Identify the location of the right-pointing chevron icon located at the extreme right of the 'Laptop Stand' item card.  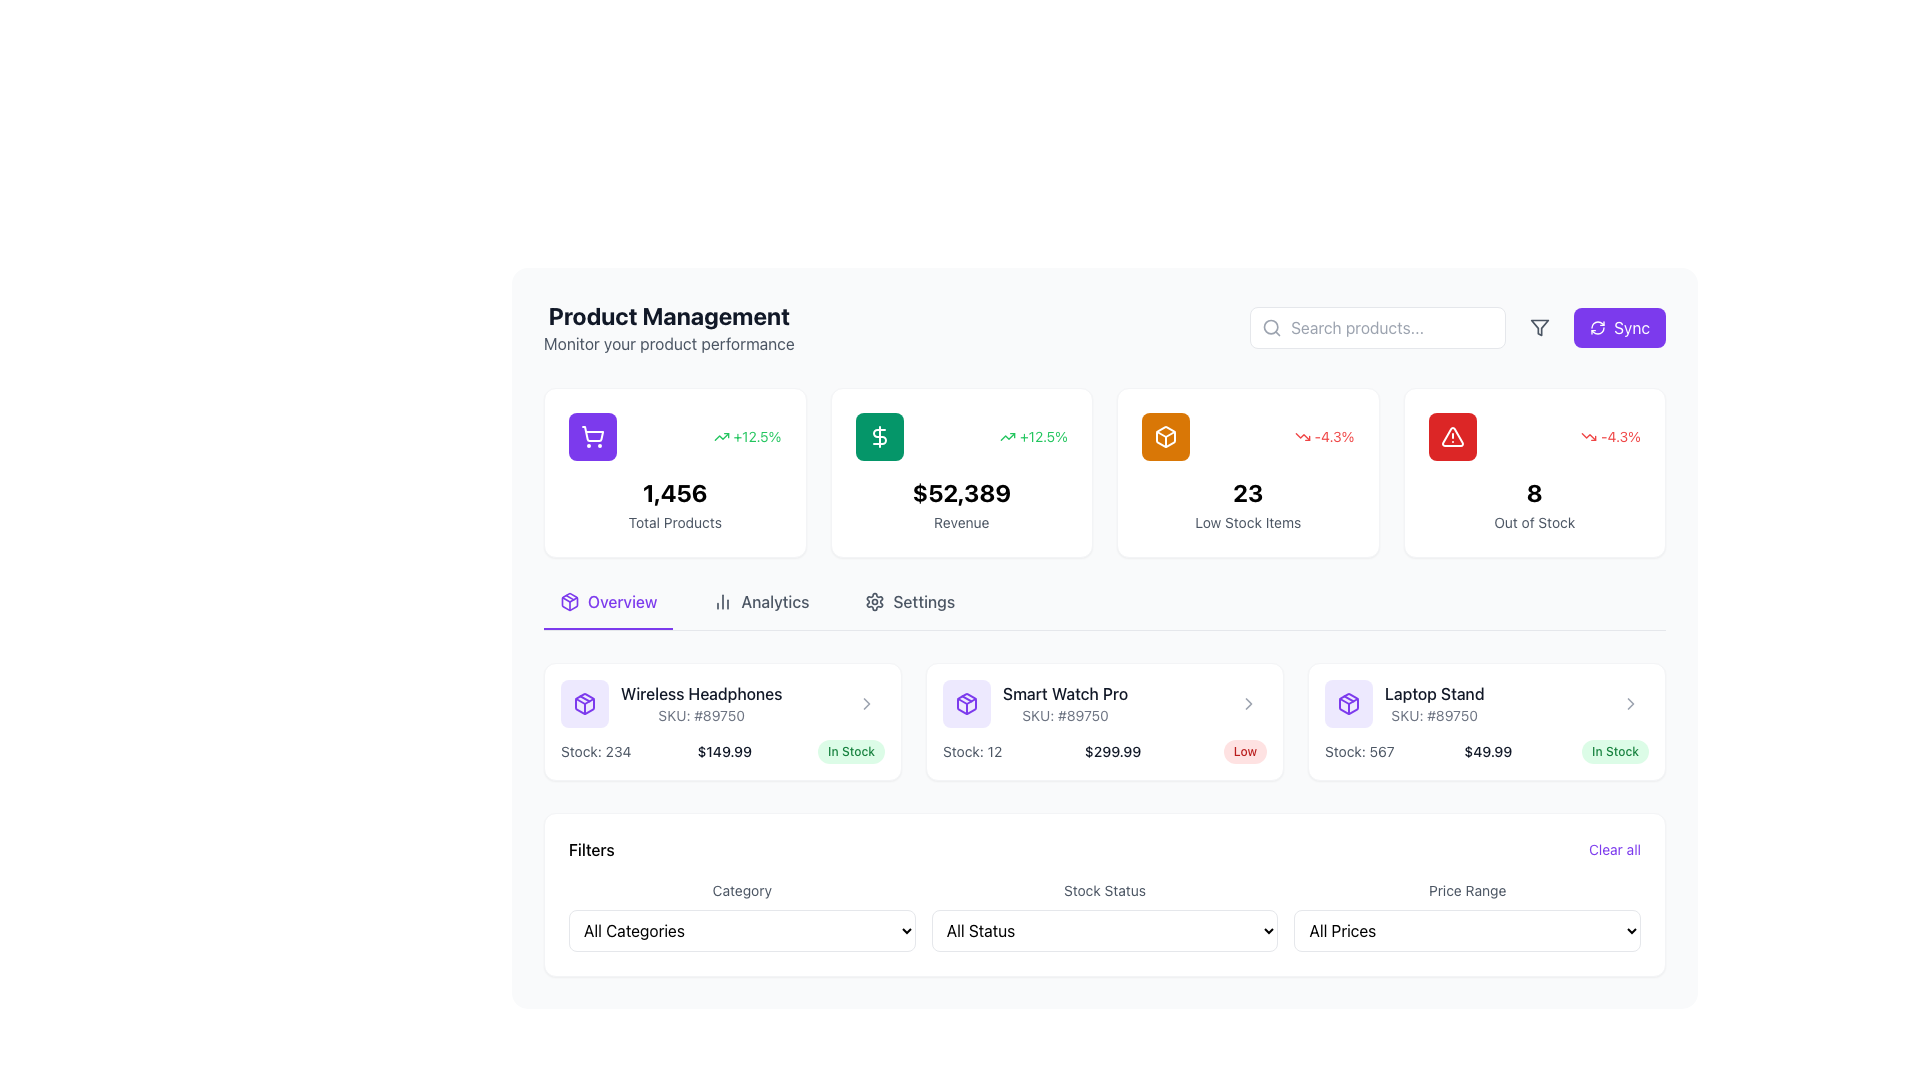
(1247, 703).